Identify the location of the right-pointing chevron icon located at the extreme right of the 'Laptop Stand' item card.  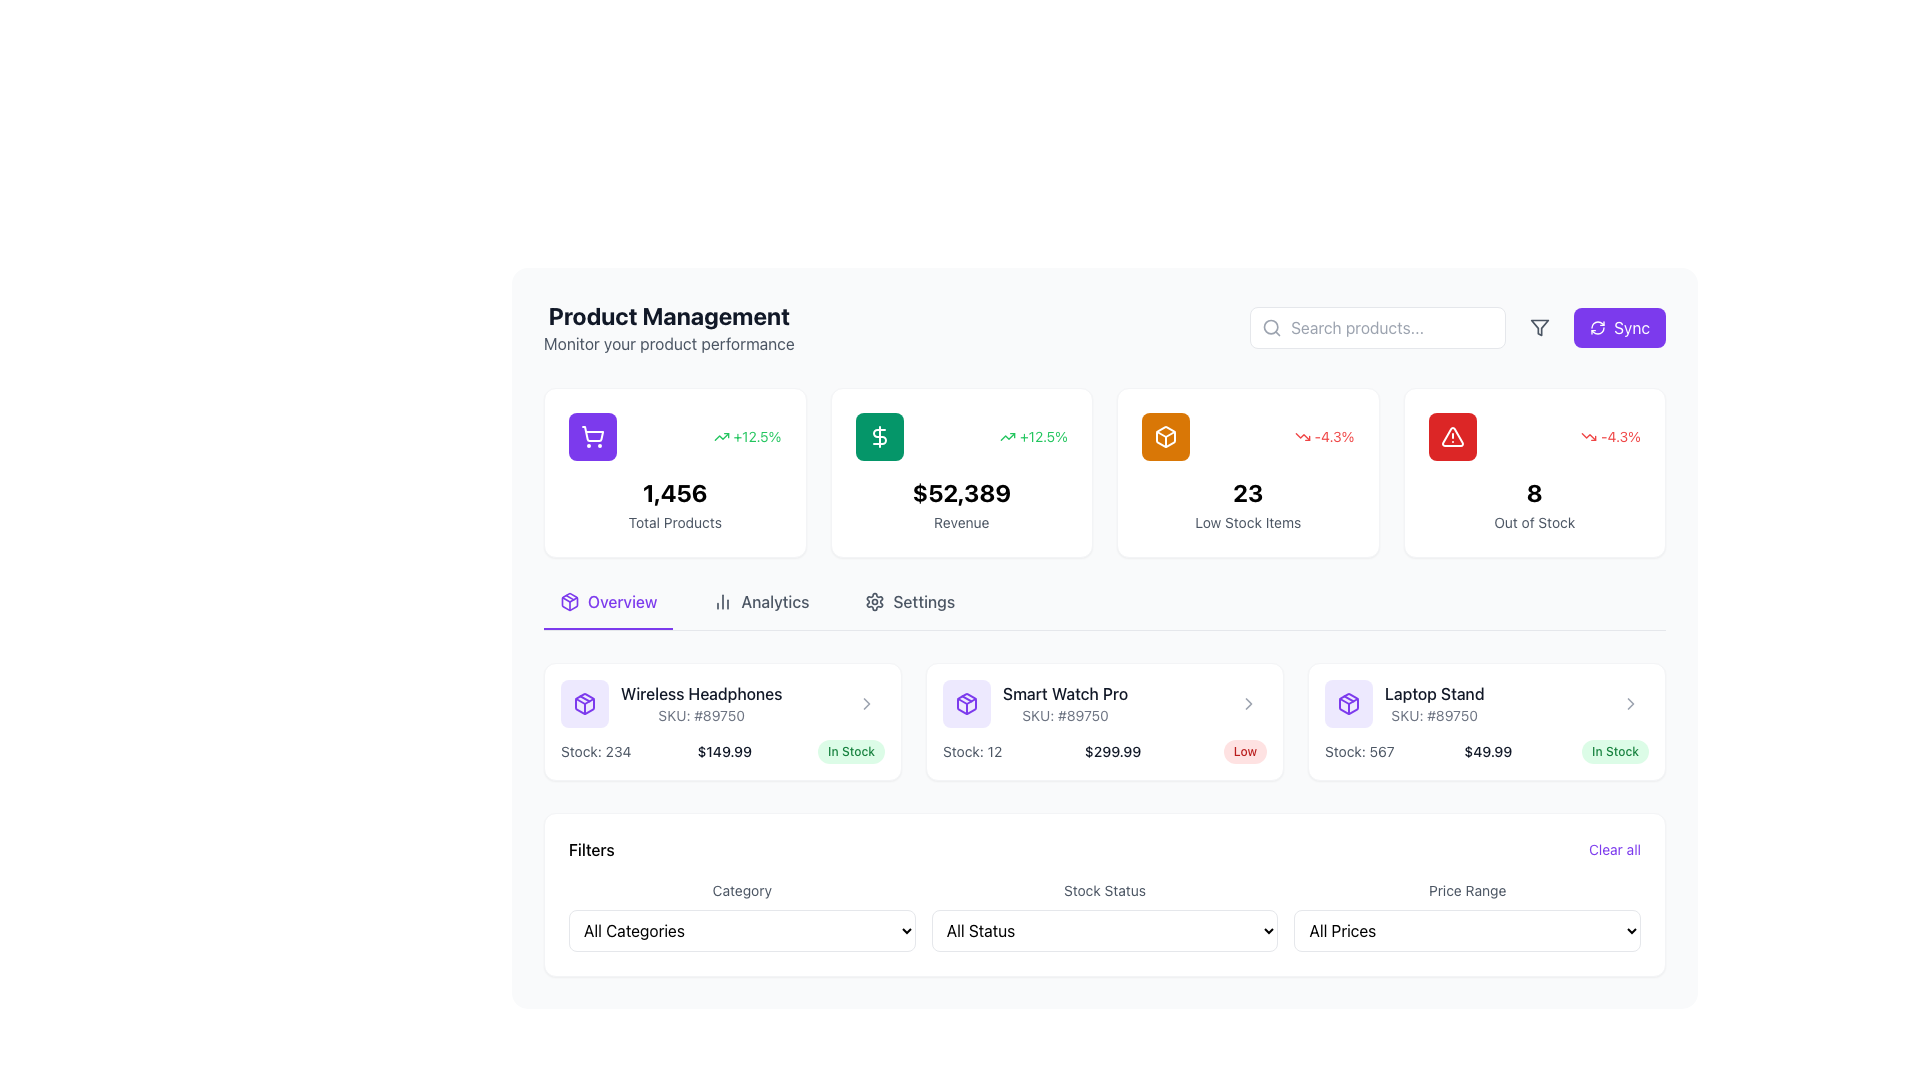
(1247, 703).